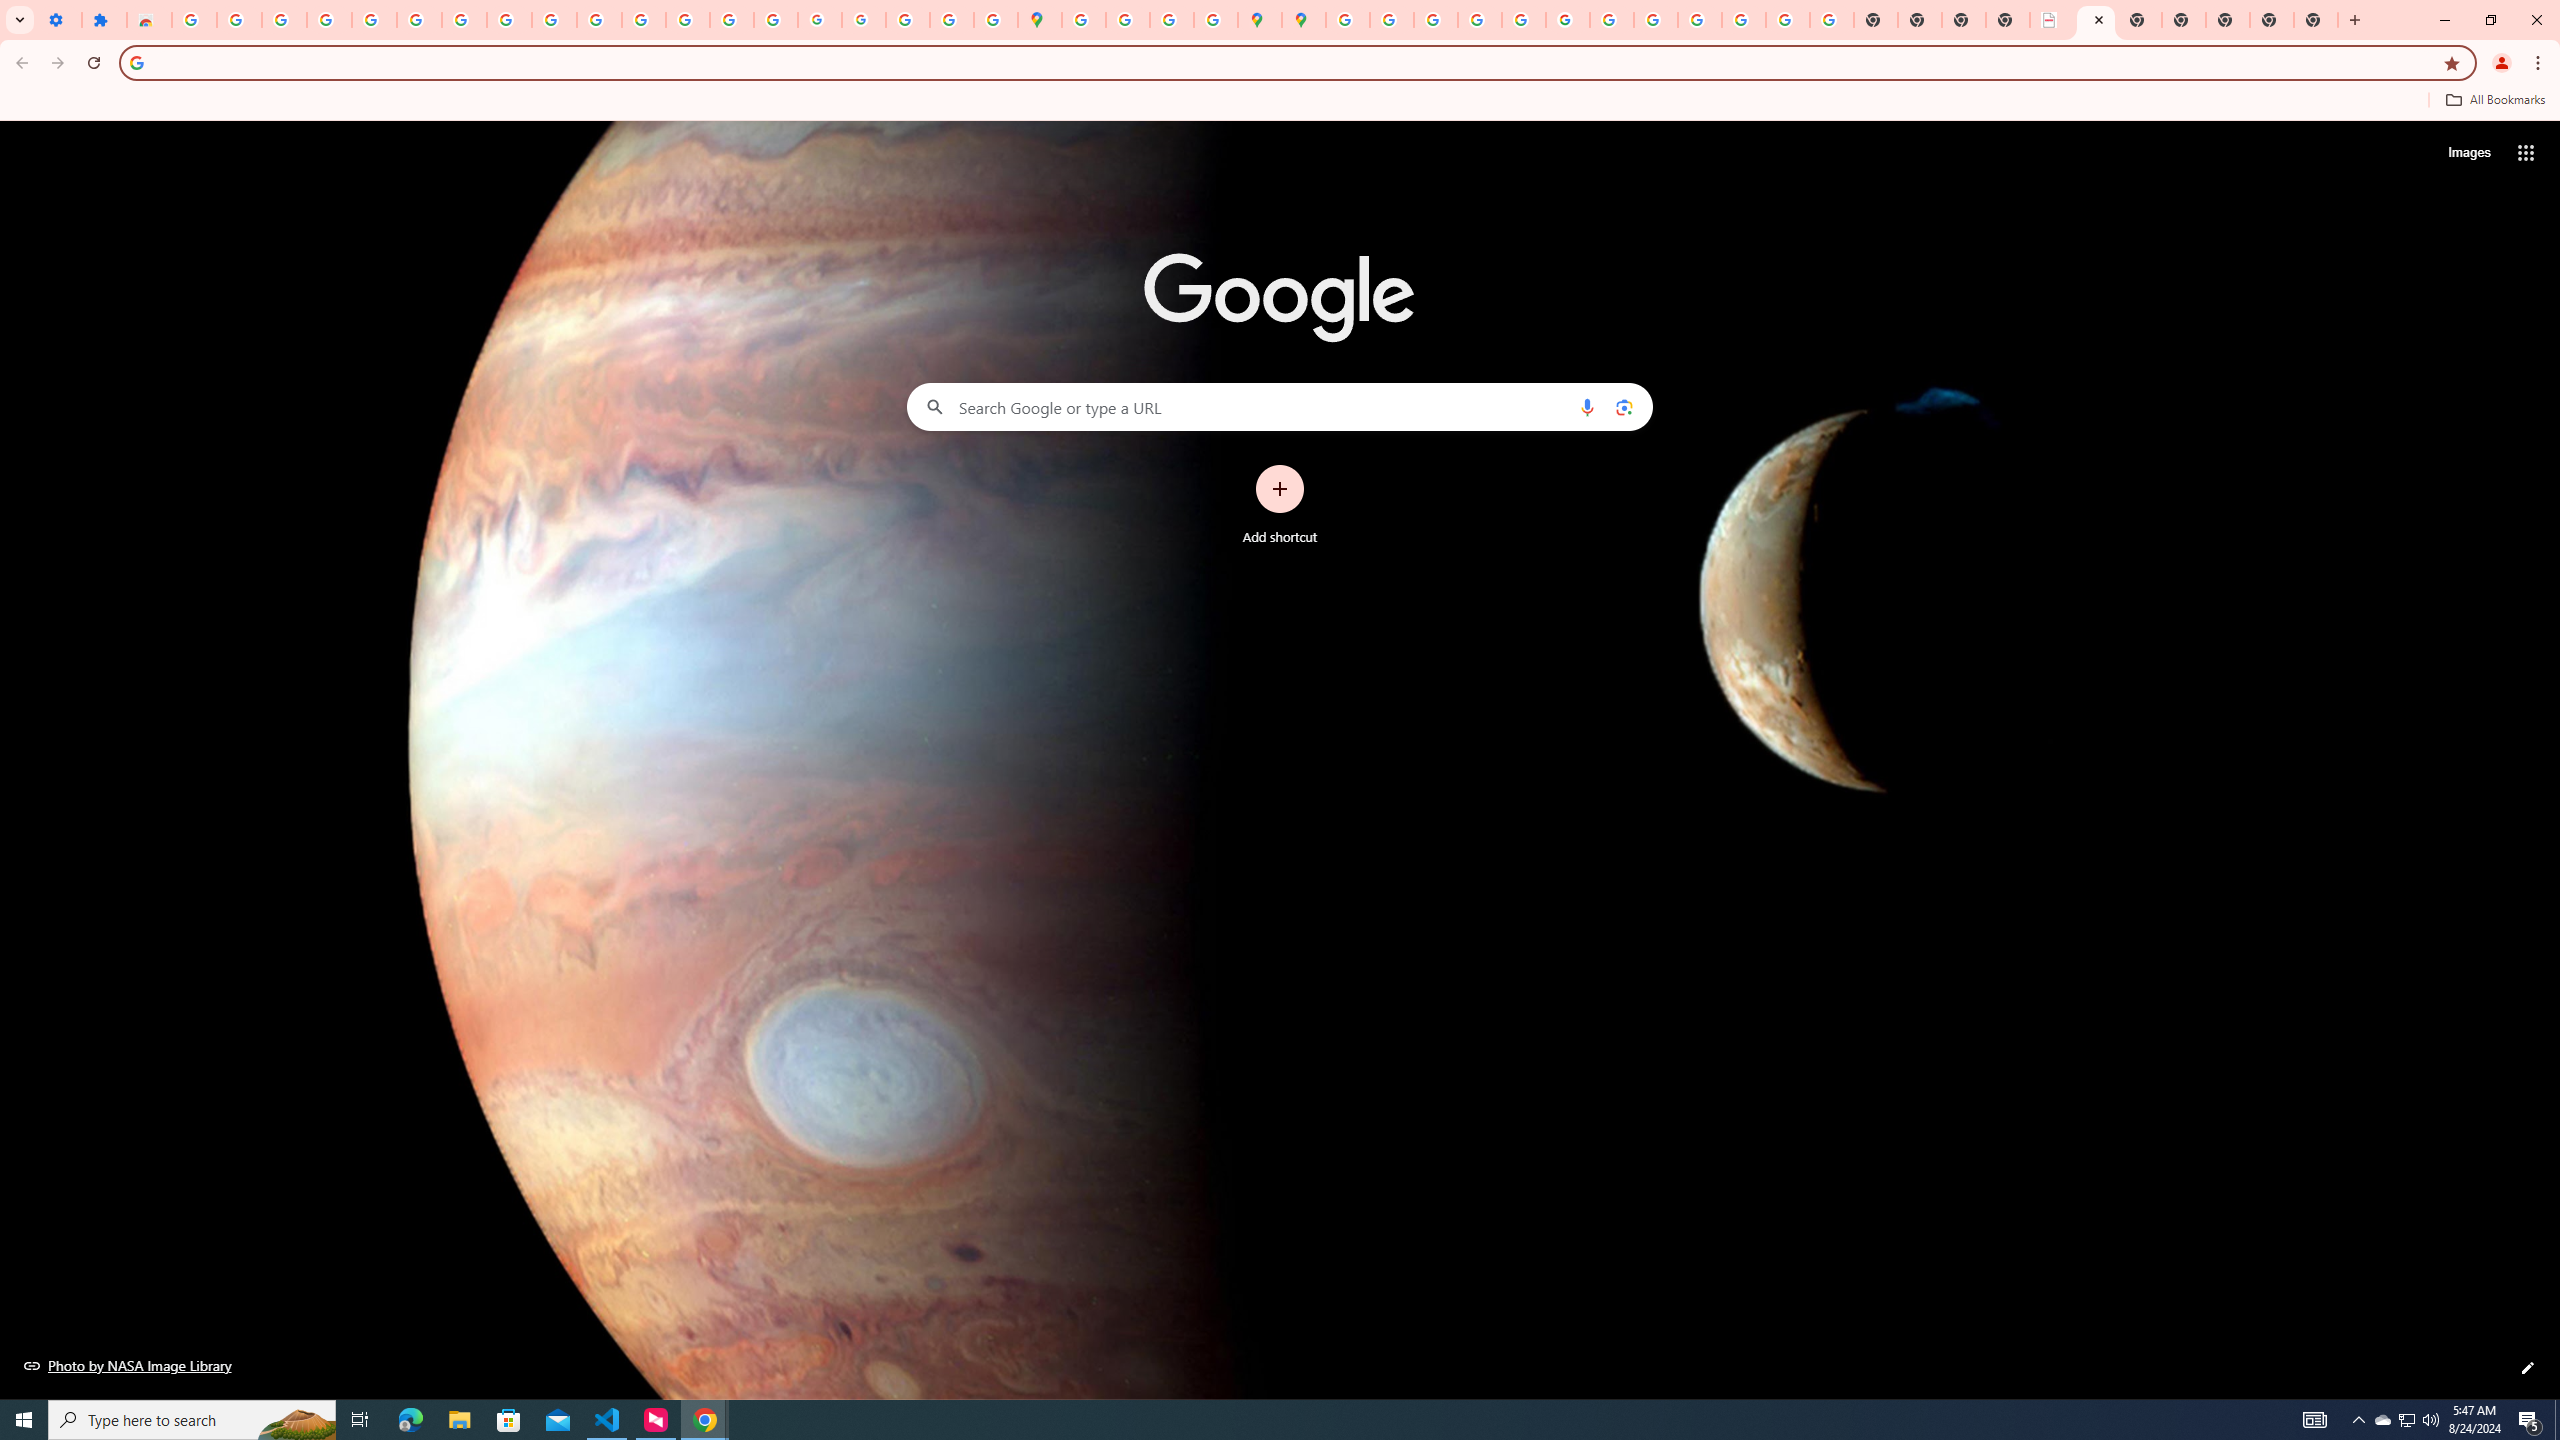 The image size is (2560, 1440). Describe the element at coordinates (2527, 1367) in the screenshot. I see `'Customize this page'` at that location.